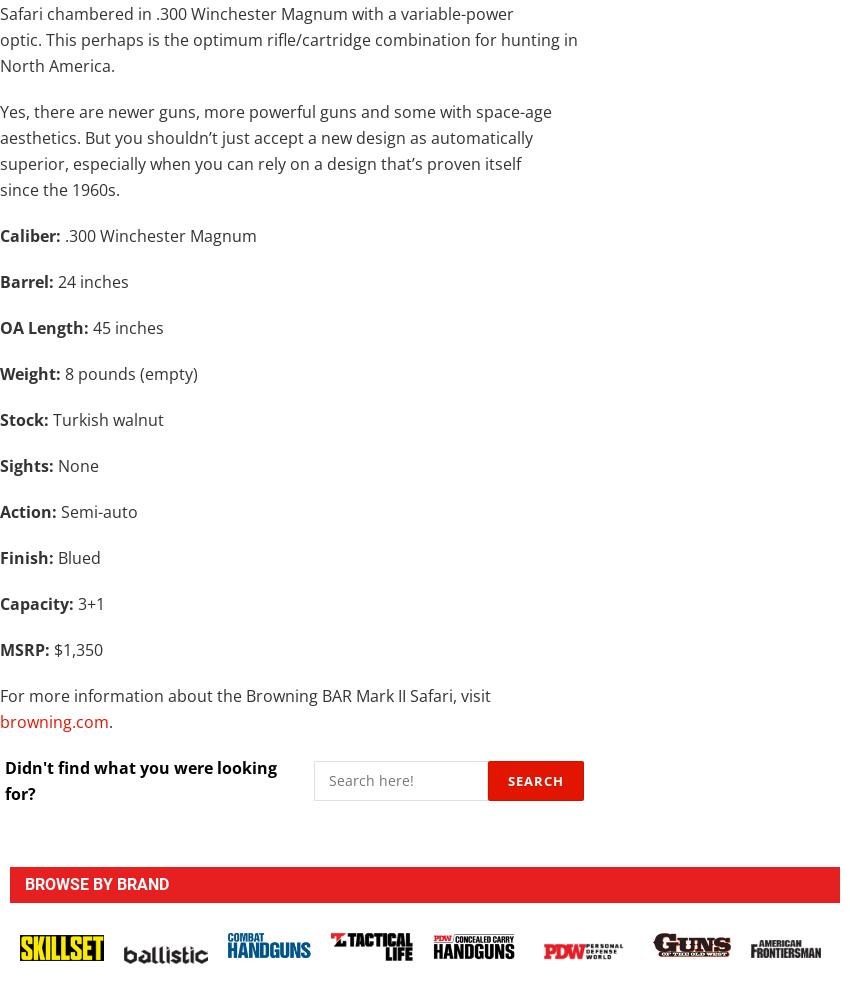  What do you see at coordinates (26, 279) in the screenshot?
I see `'Barrel:'` at bounding box center [26, 279].